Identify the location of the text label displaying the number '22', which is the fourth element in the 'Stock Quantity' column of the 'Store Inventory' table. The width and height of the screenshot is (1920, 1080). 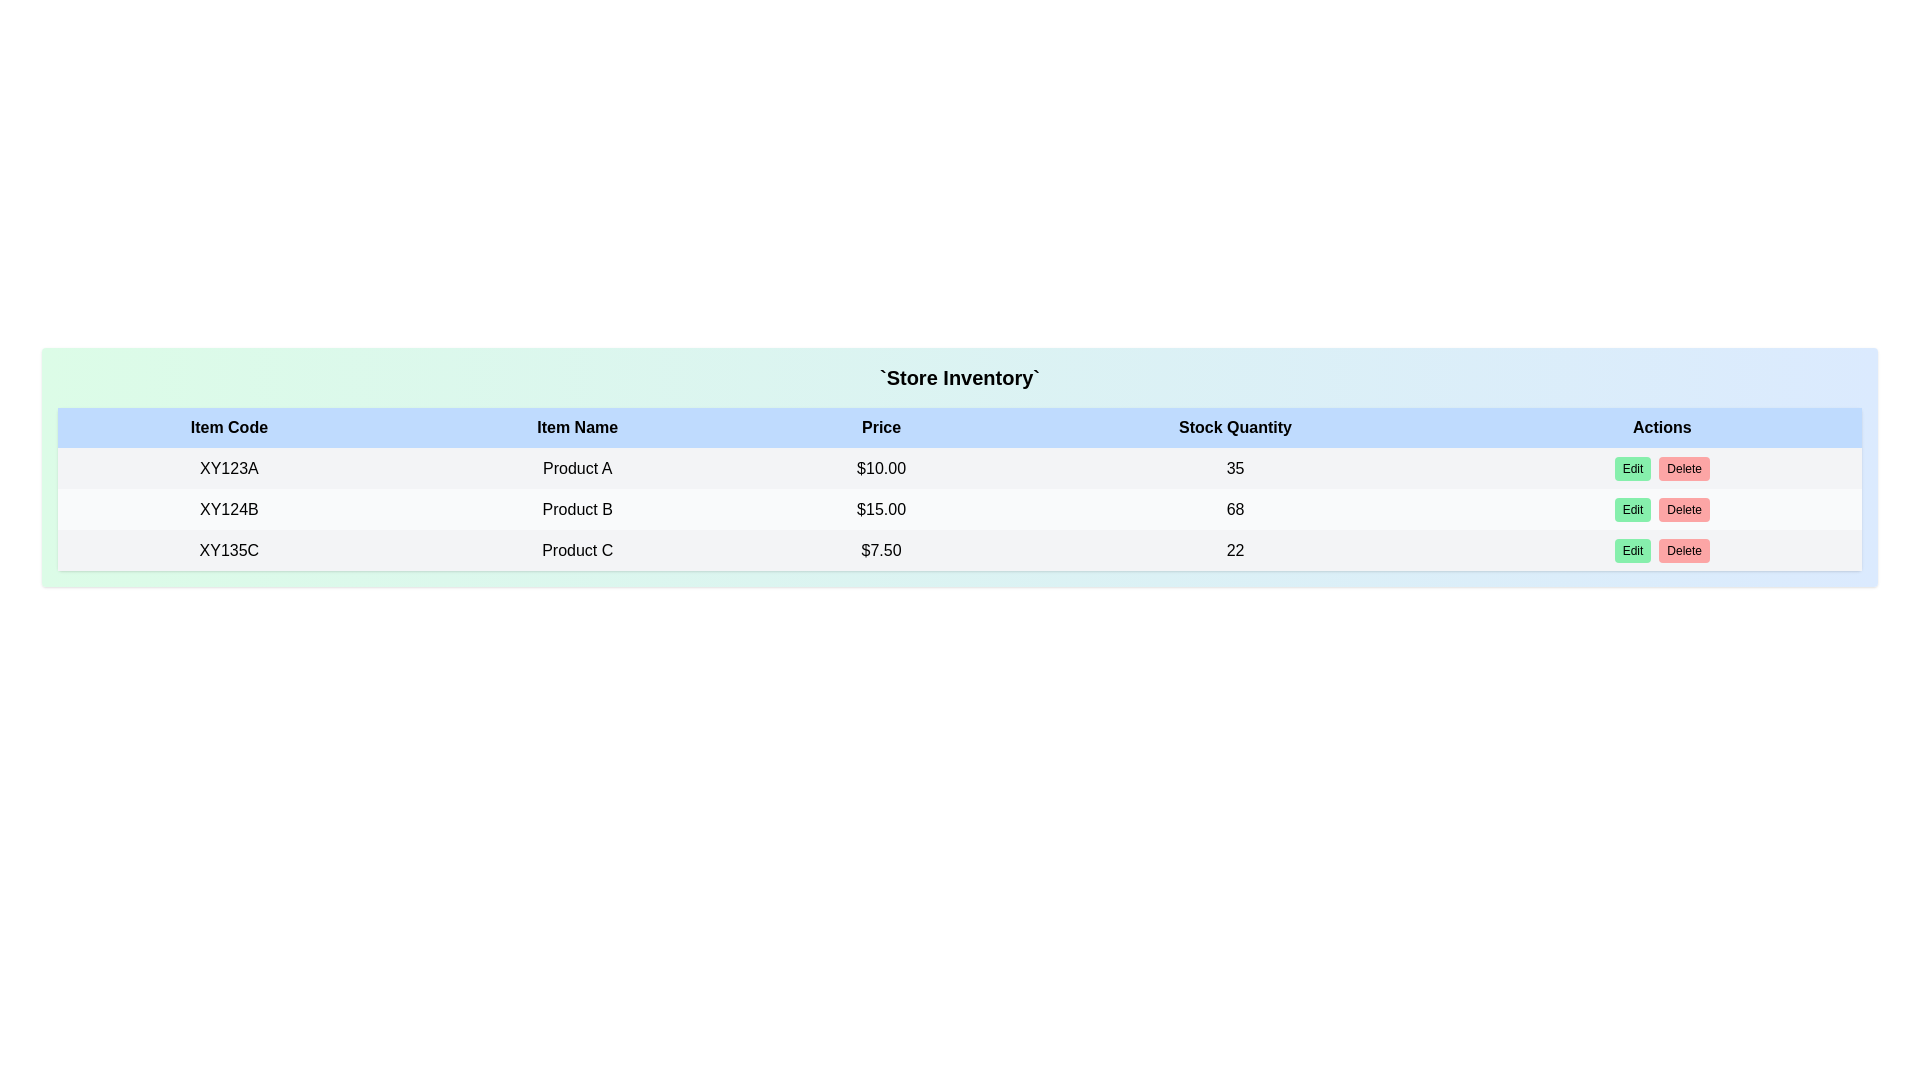
(1234, 550).